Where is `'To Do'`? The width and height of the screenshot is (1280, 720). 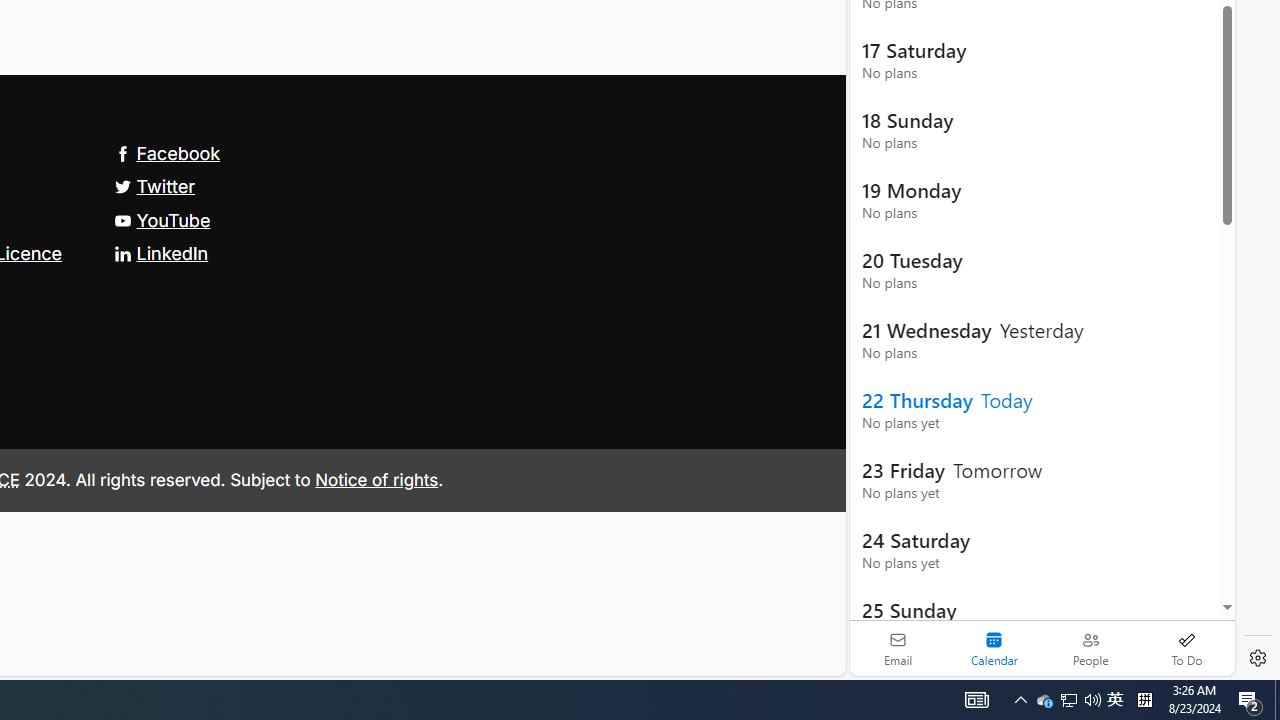
'To Do' is located at coordinates (1186, 648).